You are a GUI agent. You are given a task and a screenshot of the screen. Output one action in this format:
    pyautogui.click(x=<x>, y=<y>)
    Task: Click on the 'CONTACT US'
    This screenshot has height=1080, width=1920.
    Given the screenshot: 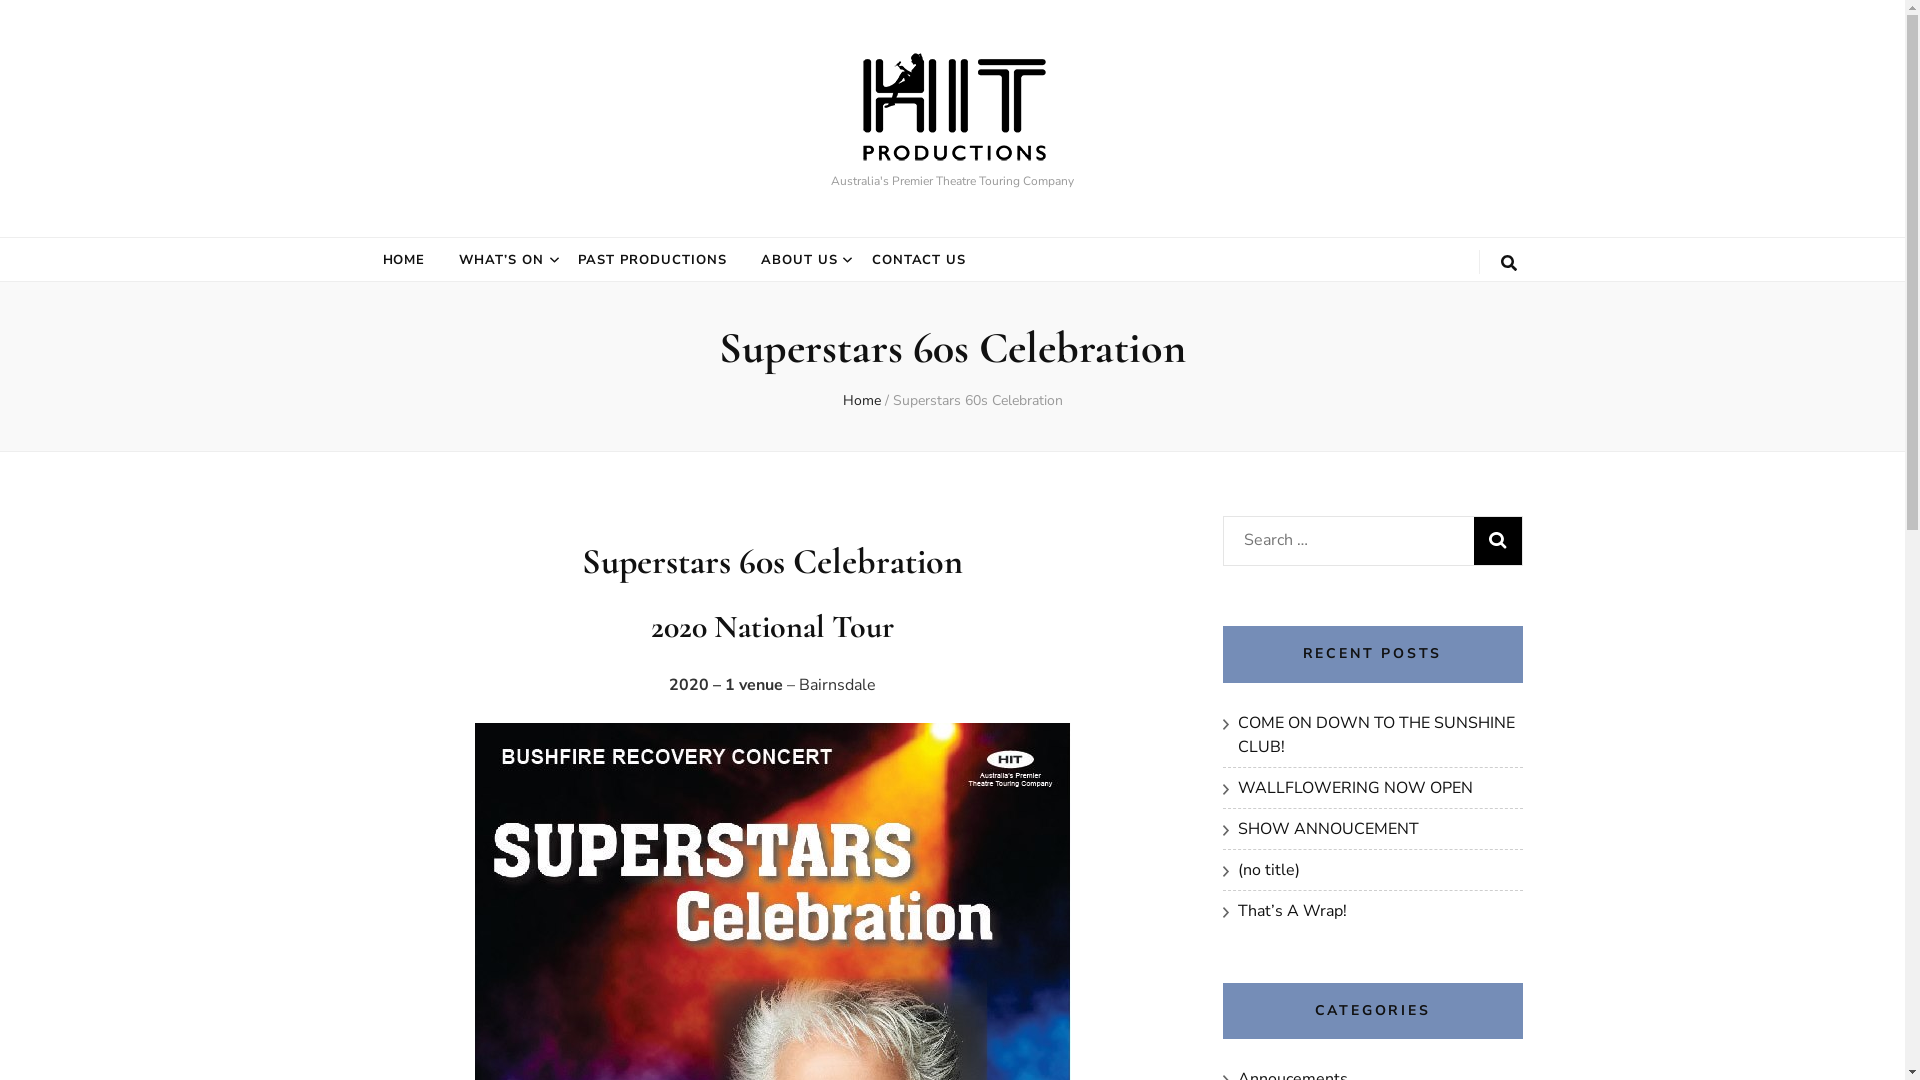 What is the action you would take?
    pyautogui.click(x=918, y=258)
    